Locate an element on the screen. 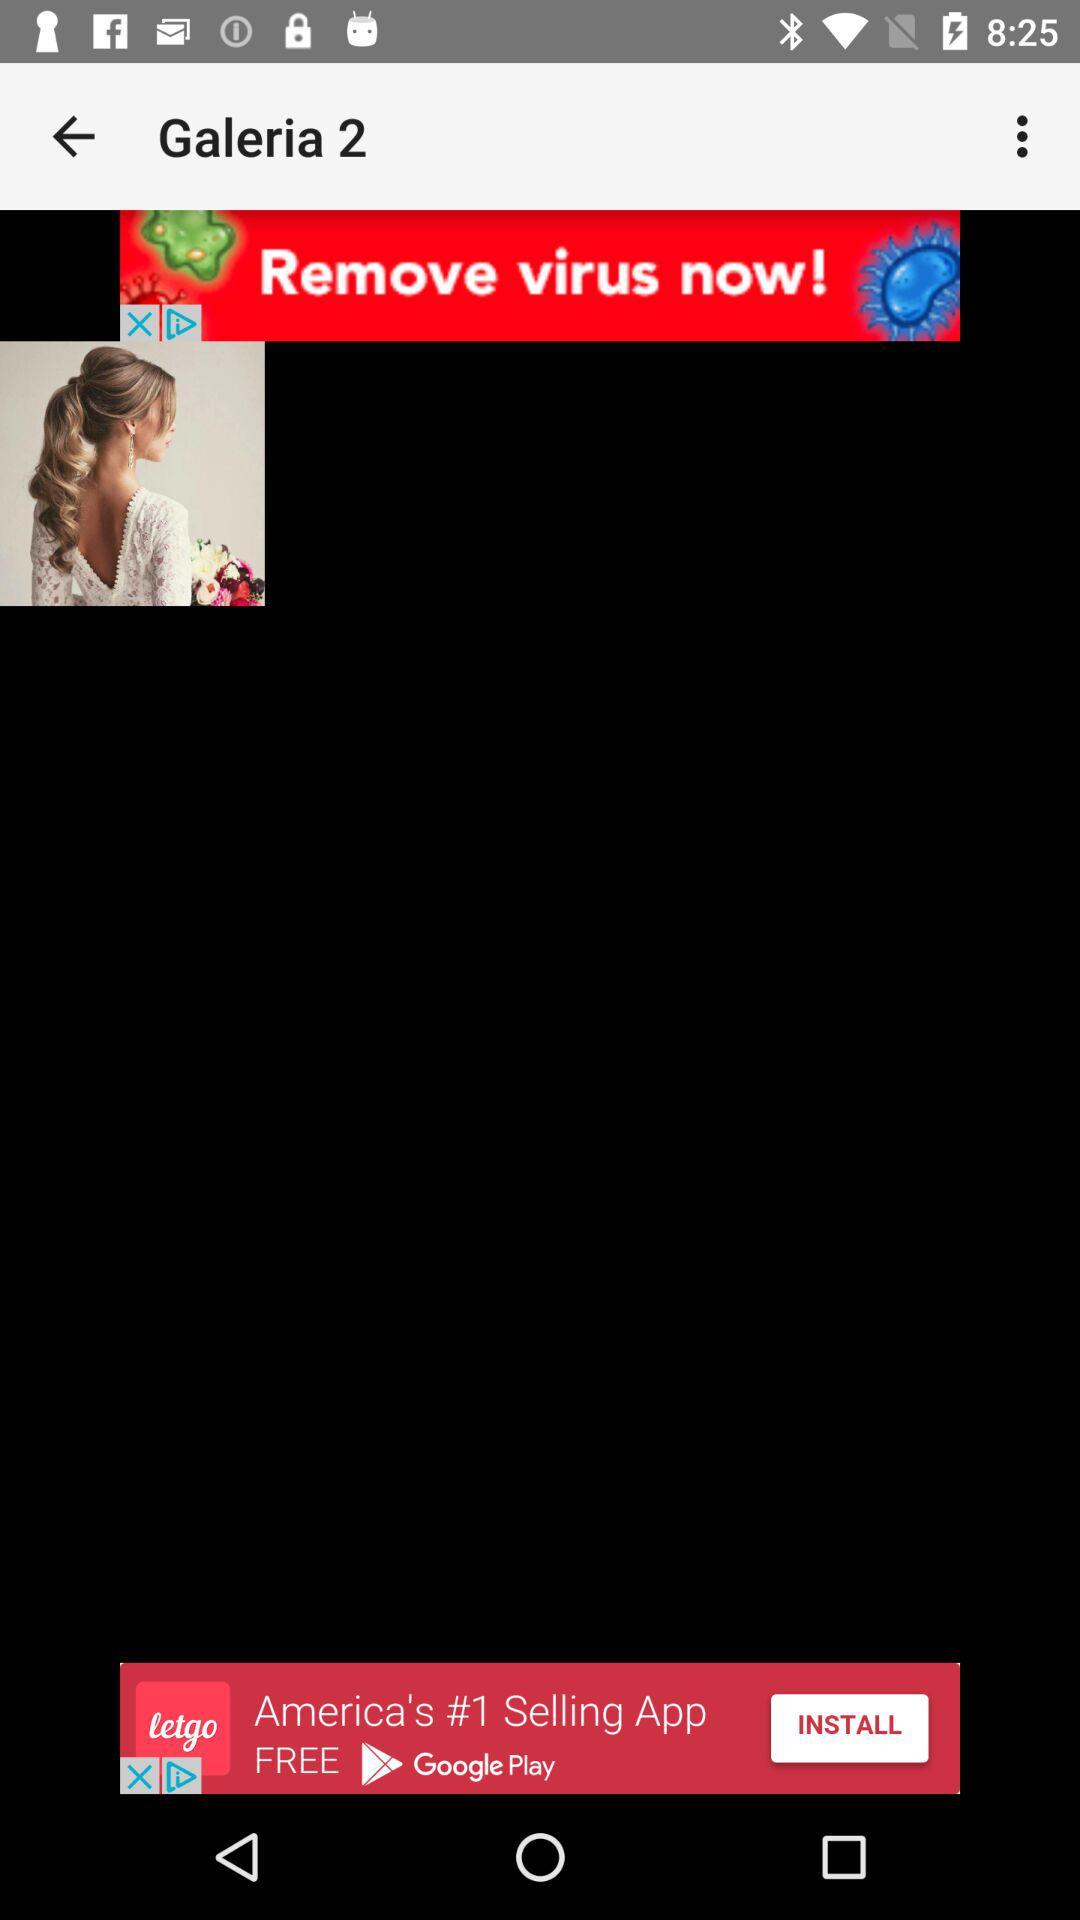 The height and width of the screenshot is (1920, 1080). advertisement for selling is located at coordinates (540, 1727).